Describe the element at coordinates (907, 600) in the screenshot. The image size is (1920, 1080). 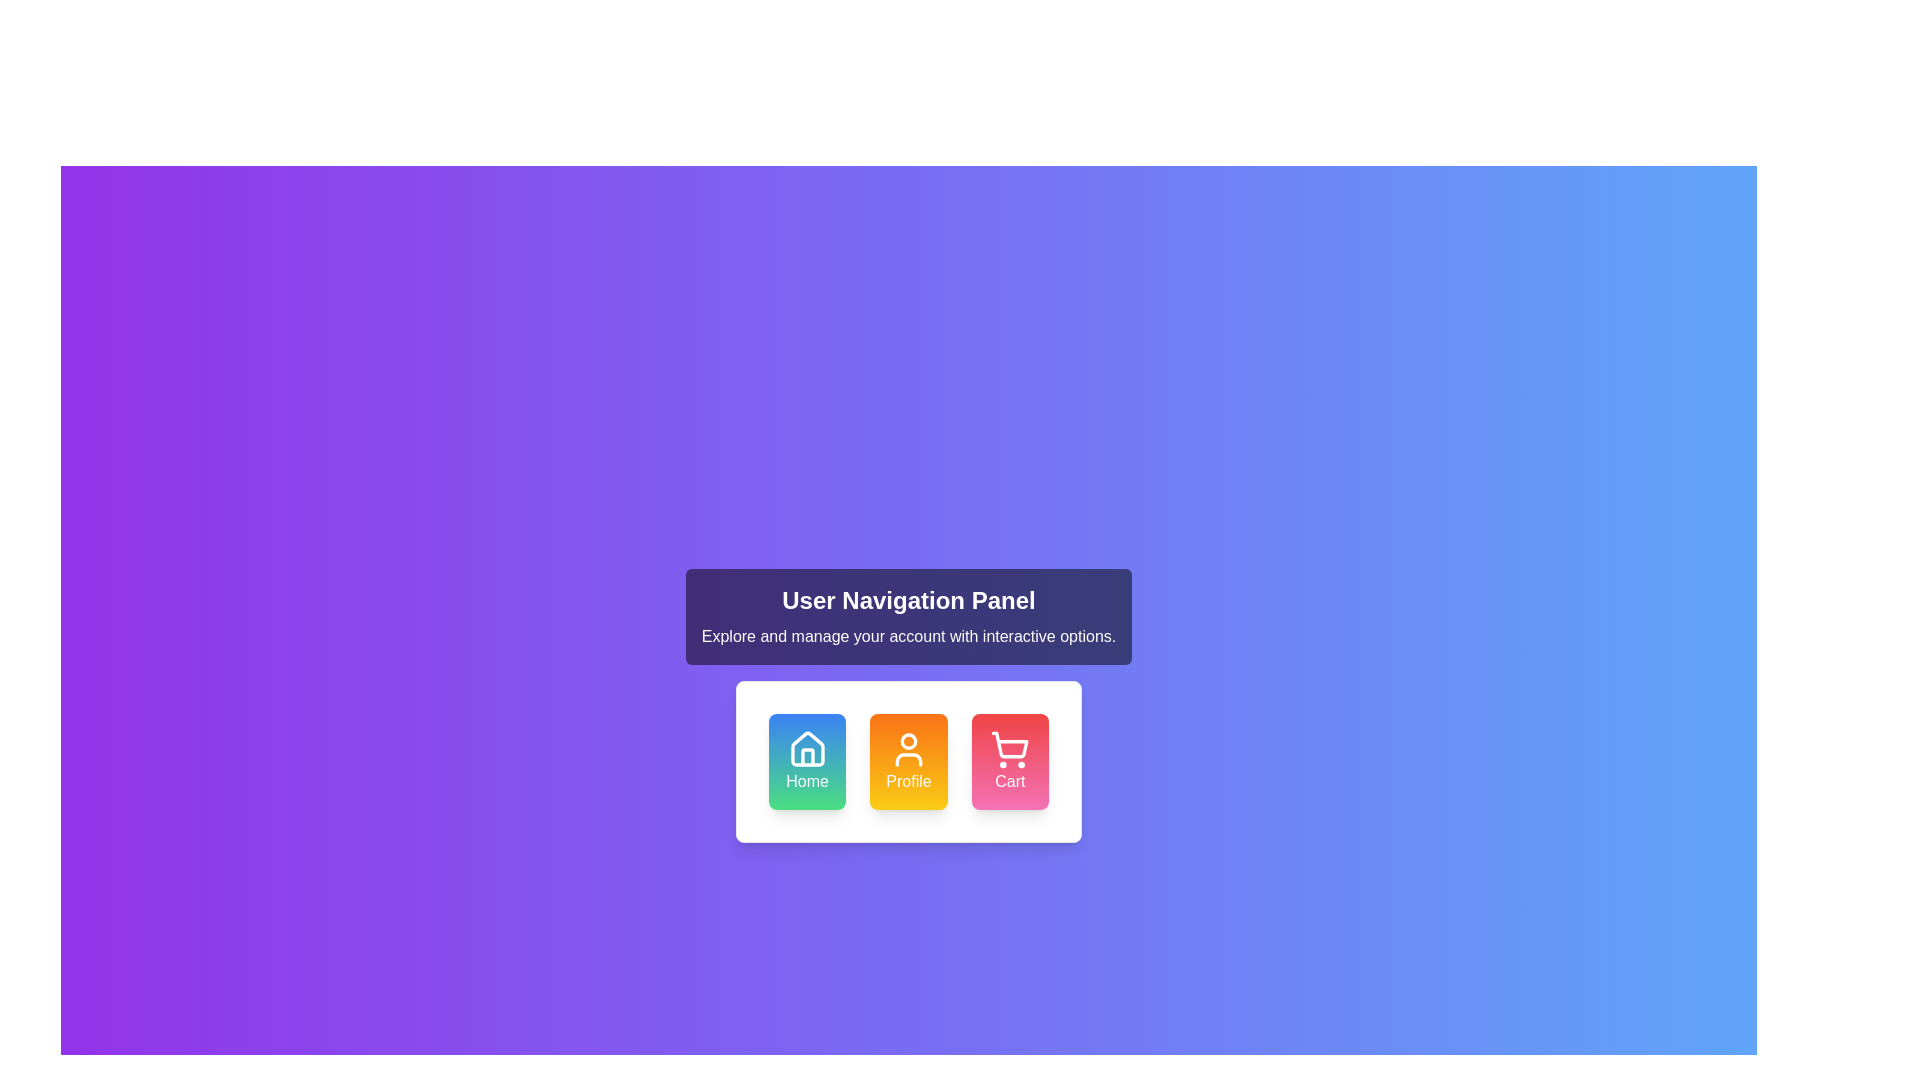
I see `text content of the Text Header displaying 'User Navigation Panel', which is a bold, large white font against a dark background, located at the top section of a dark rectangular panel` at that location.